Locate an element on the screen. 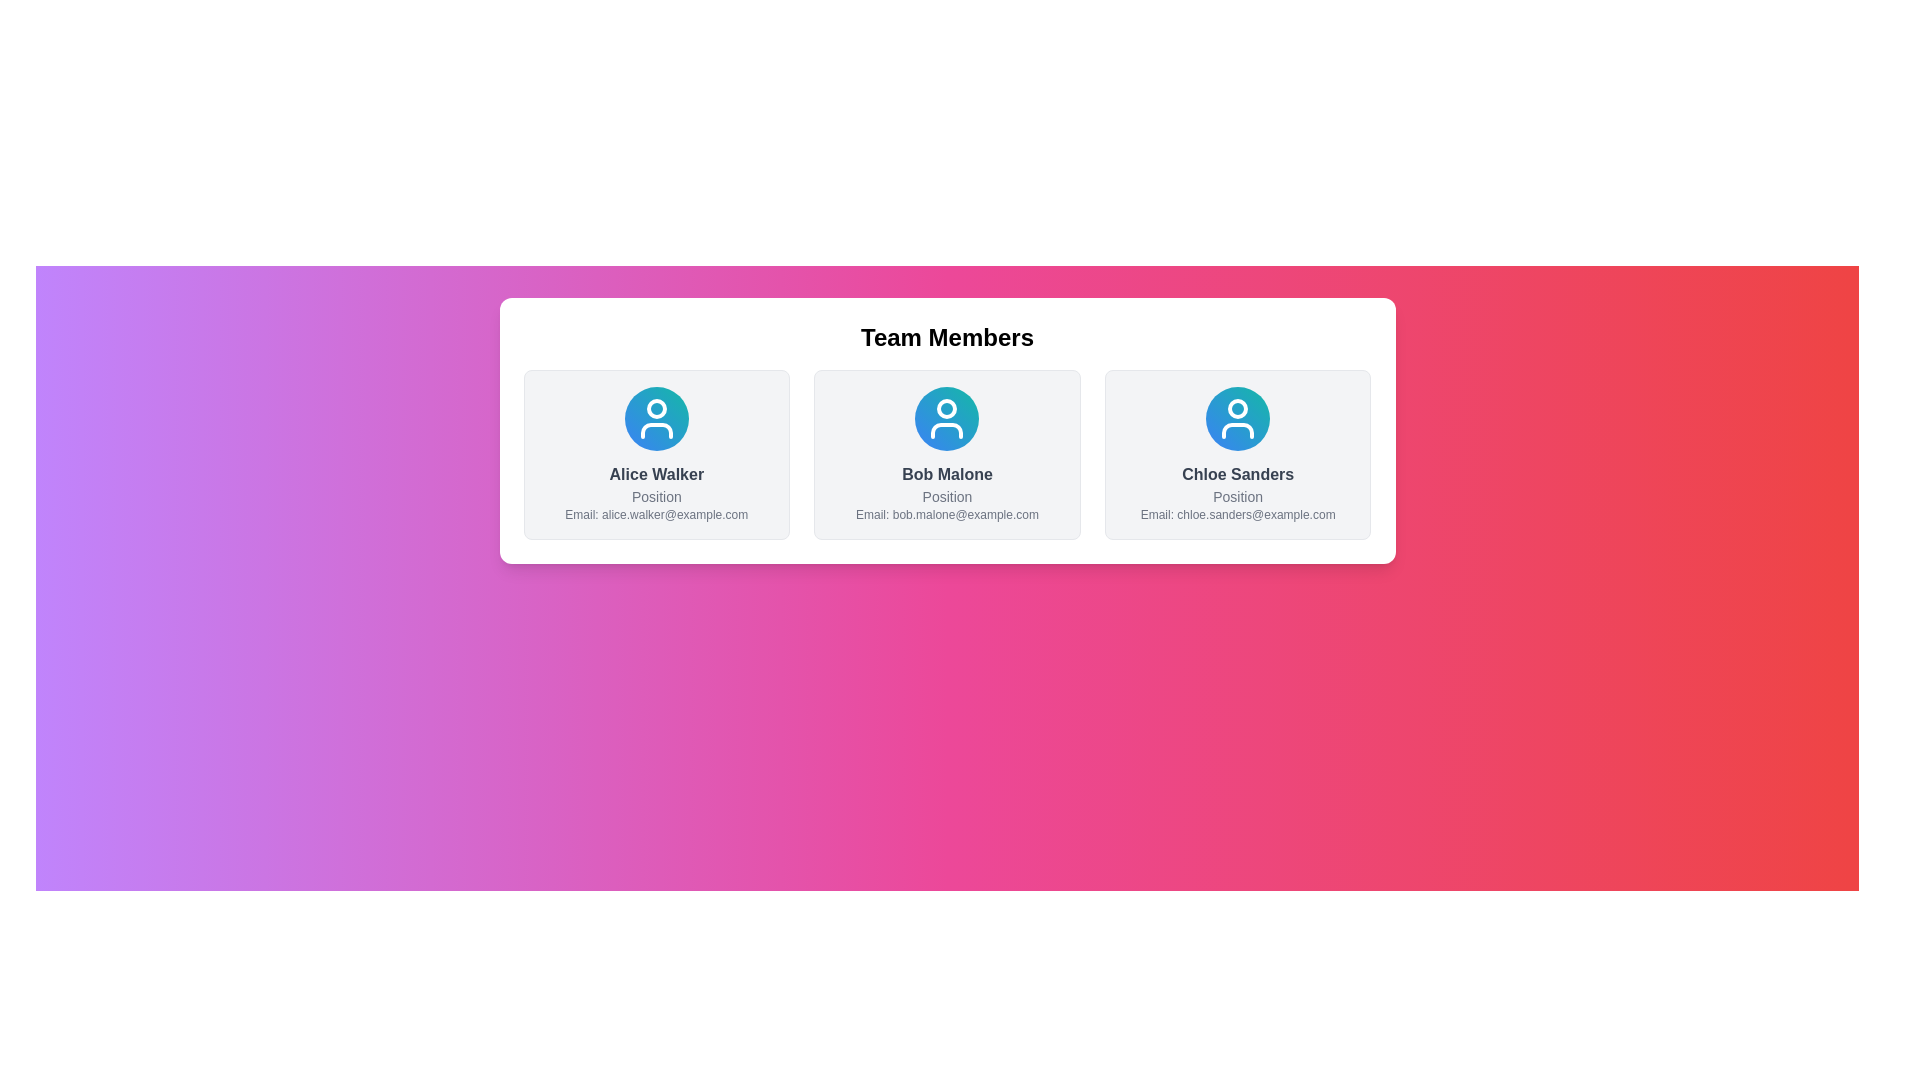  the user profile icon representing 'Alice Walker', located at the top of the first user profile card is located at coordinates (656, 418).